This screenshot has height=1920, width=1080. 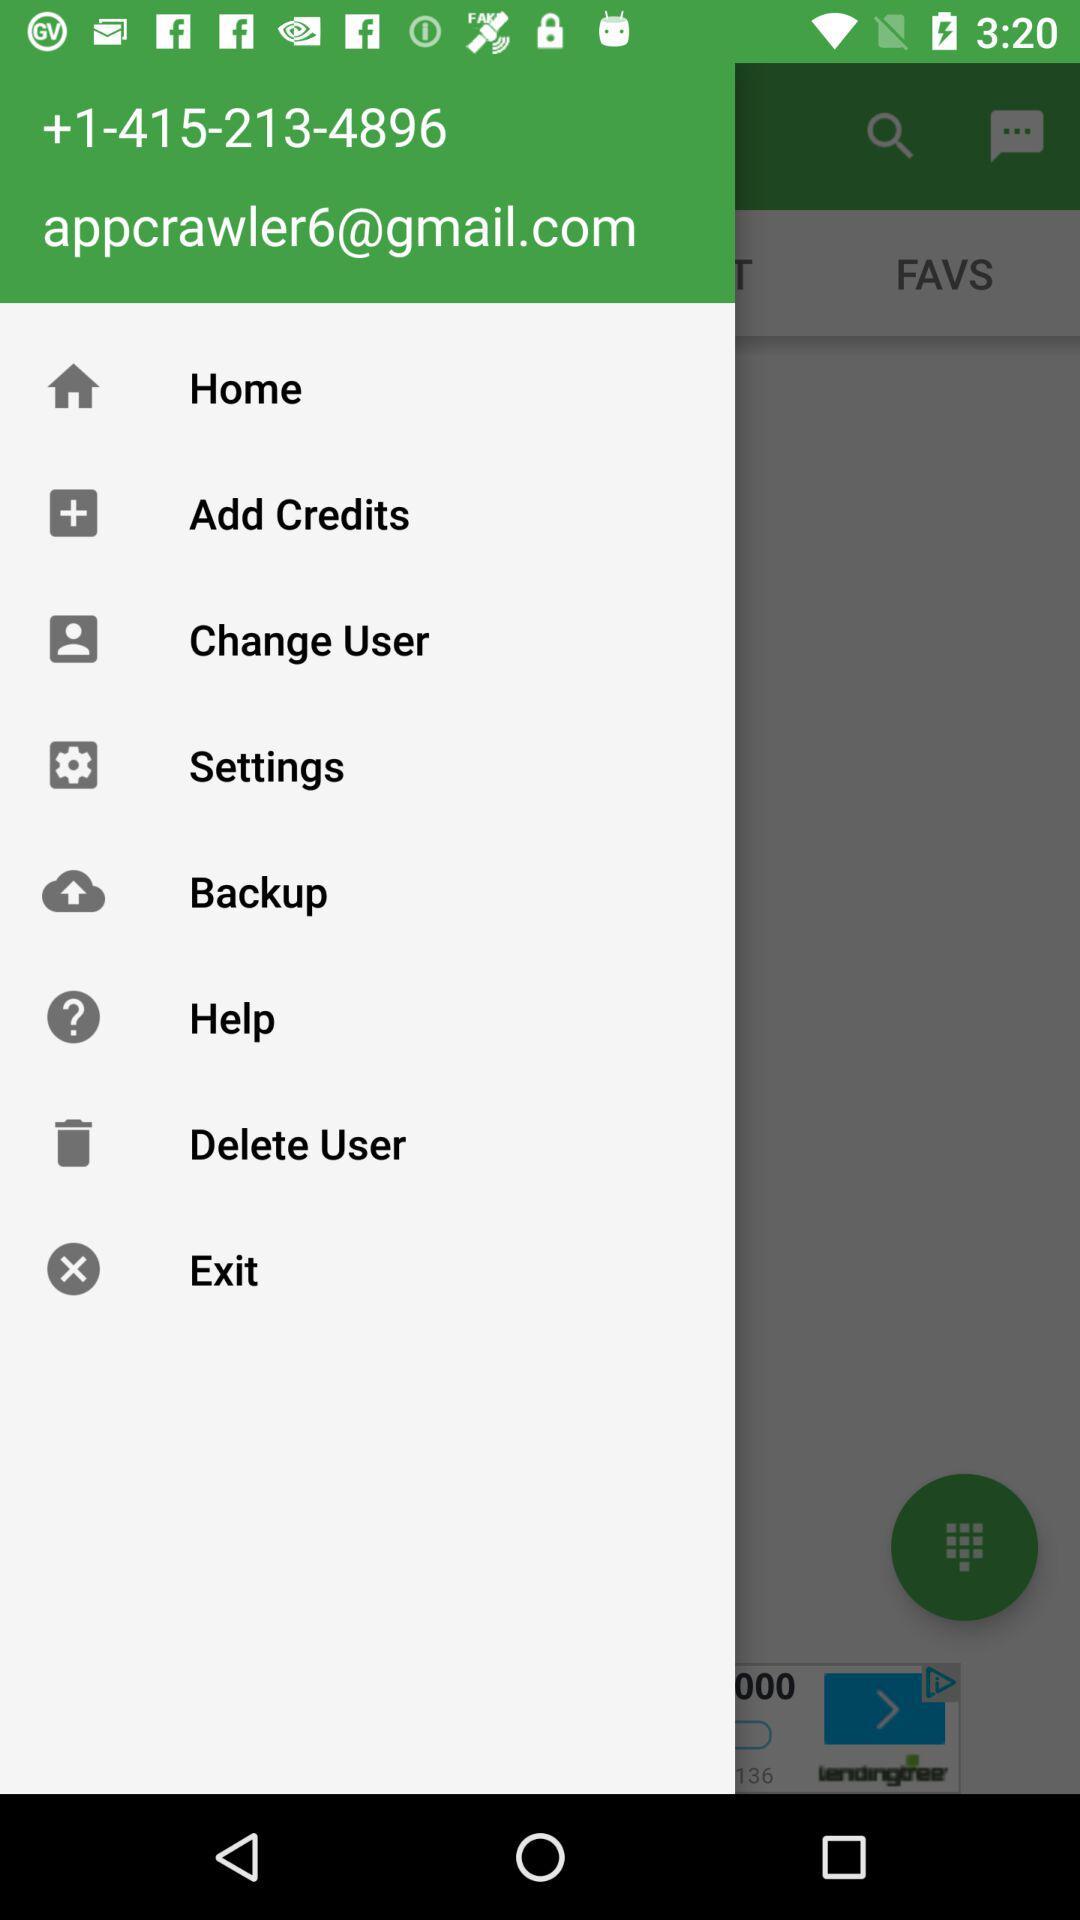 What do you see at coordinates (963, 1546) in the screenshot?
I see `the dialpad icon` at bounding box center [963, 1546].